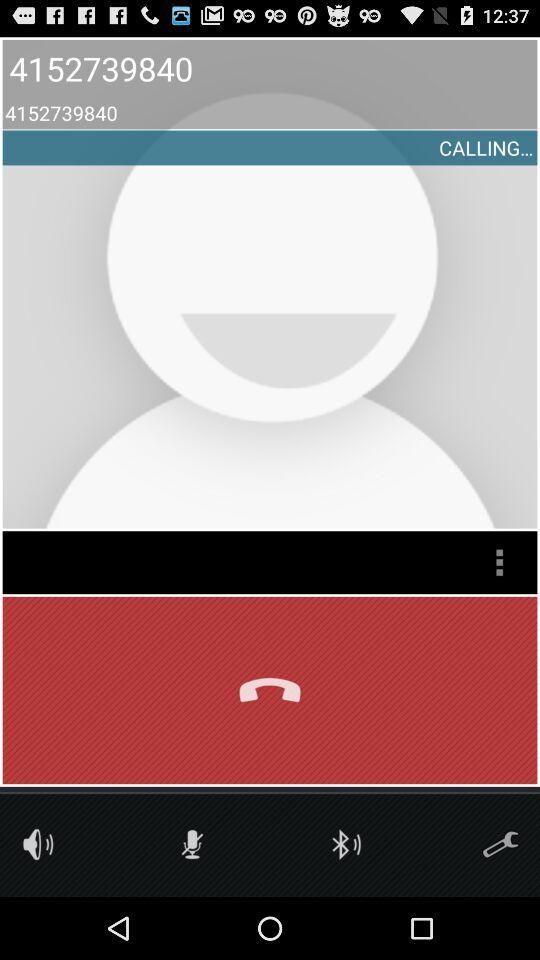 Image resolution: width=540 pixels, height=960 pixels. I want to click on activate bluetooth, so click(345, 843).